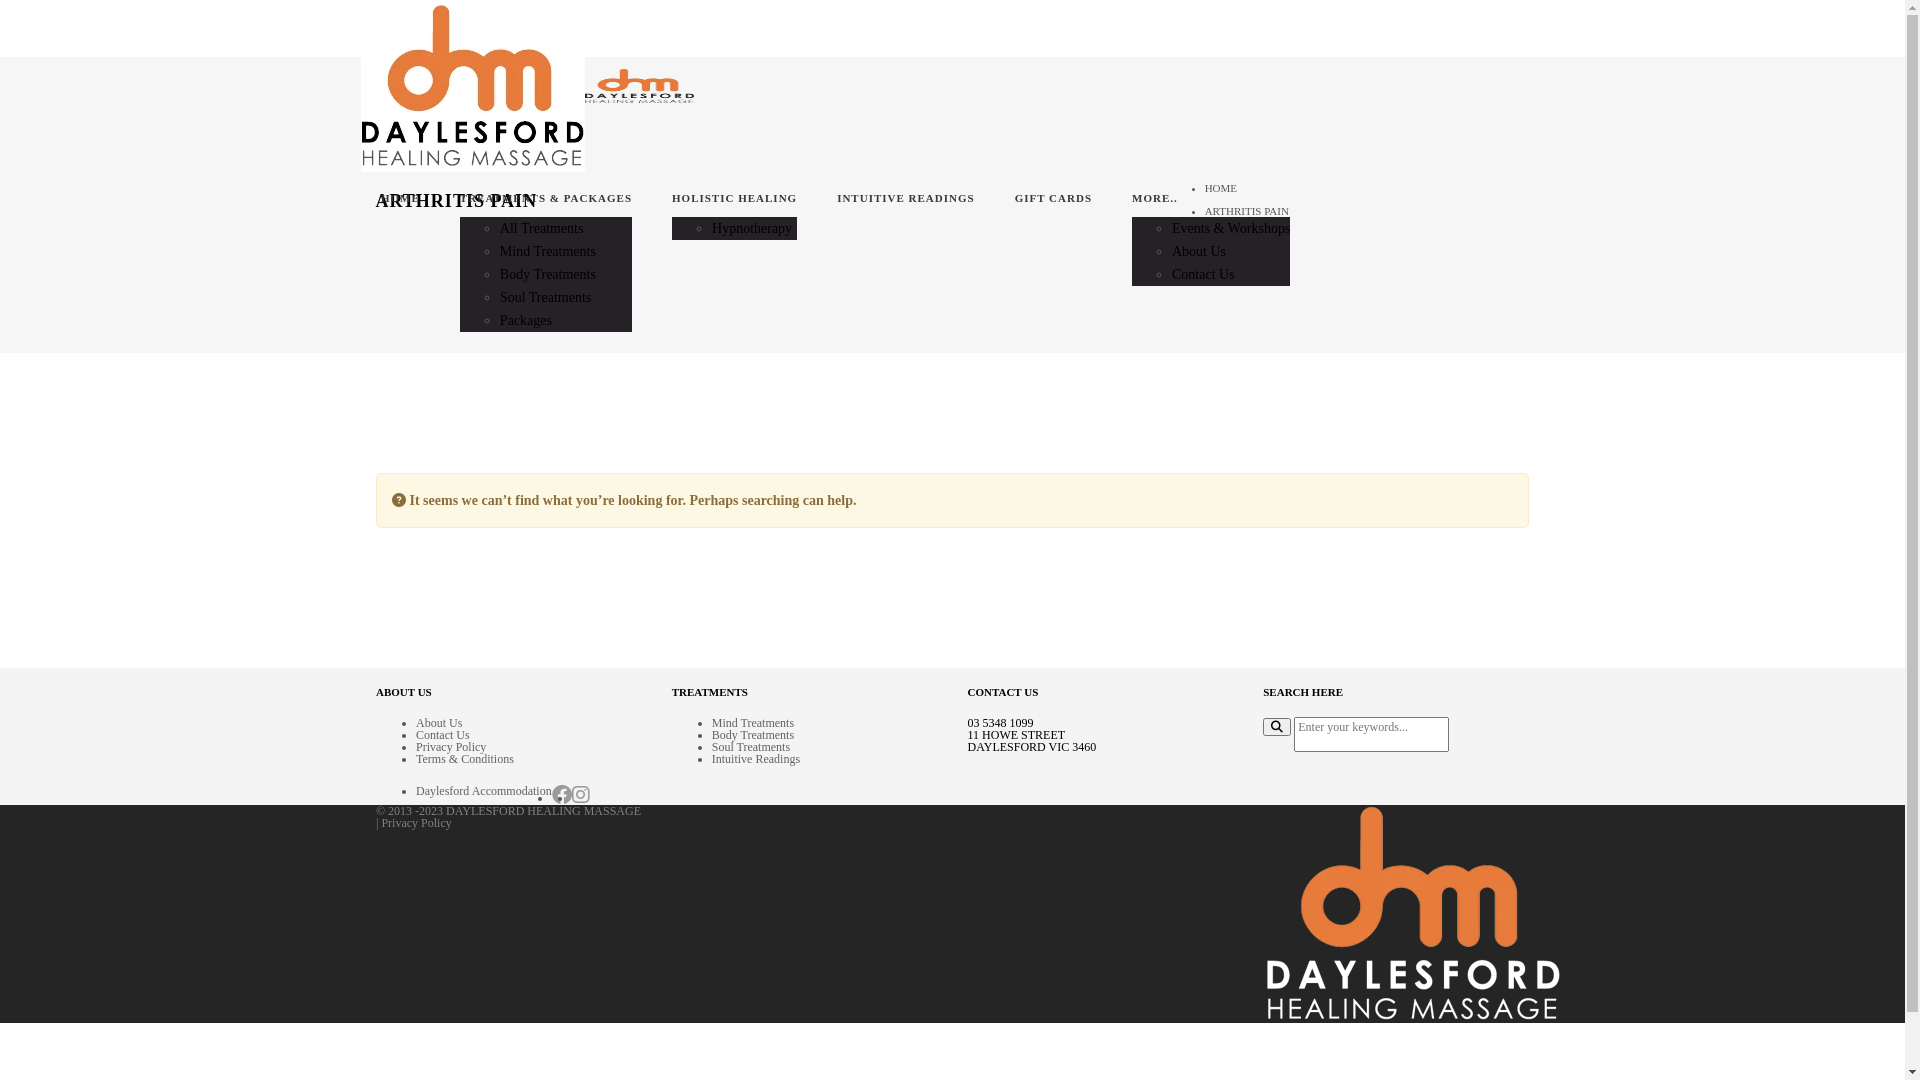 This screenshot has height=1080, width=1920. I want to click on 'Contact Us', so click(1202, 274).